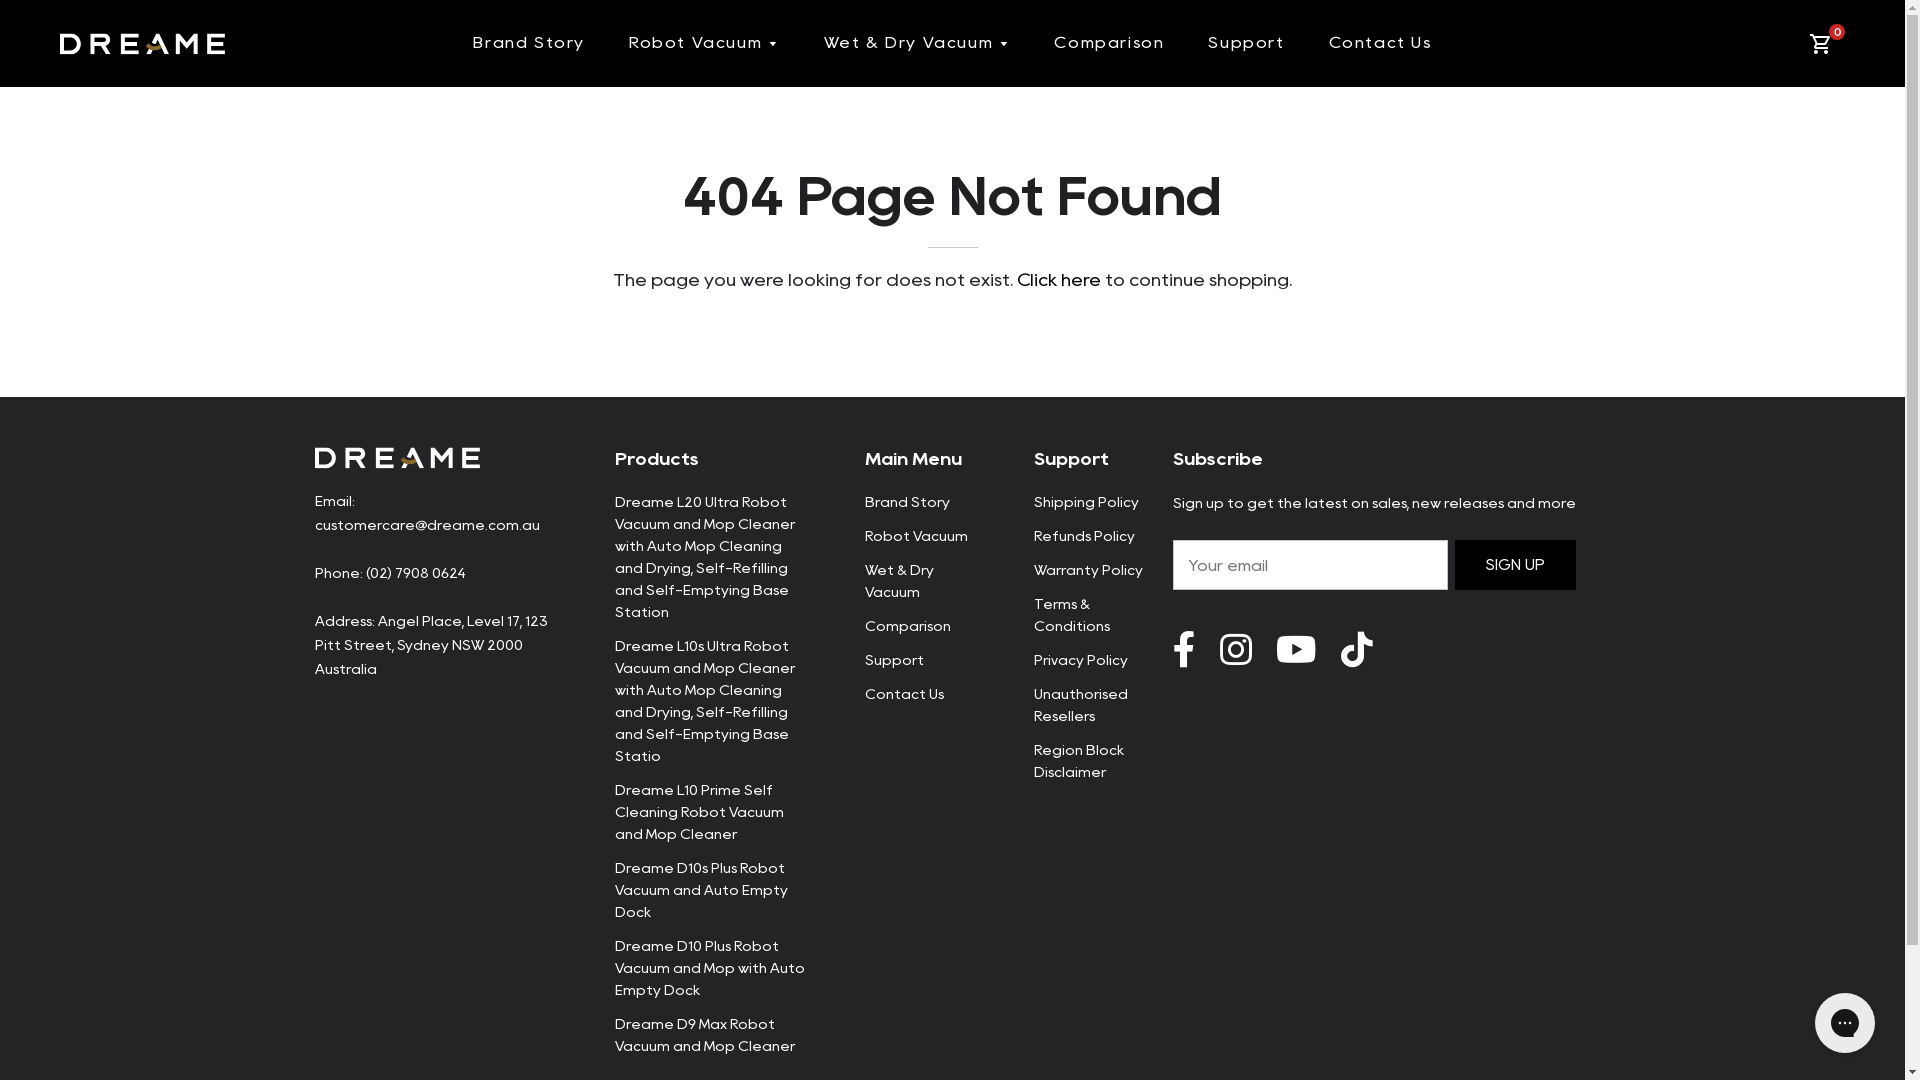 The image size is (1920, 1080). Describe the element at coordinates (1058, 280) in the screenshot. I see `'Click here'` at that location.